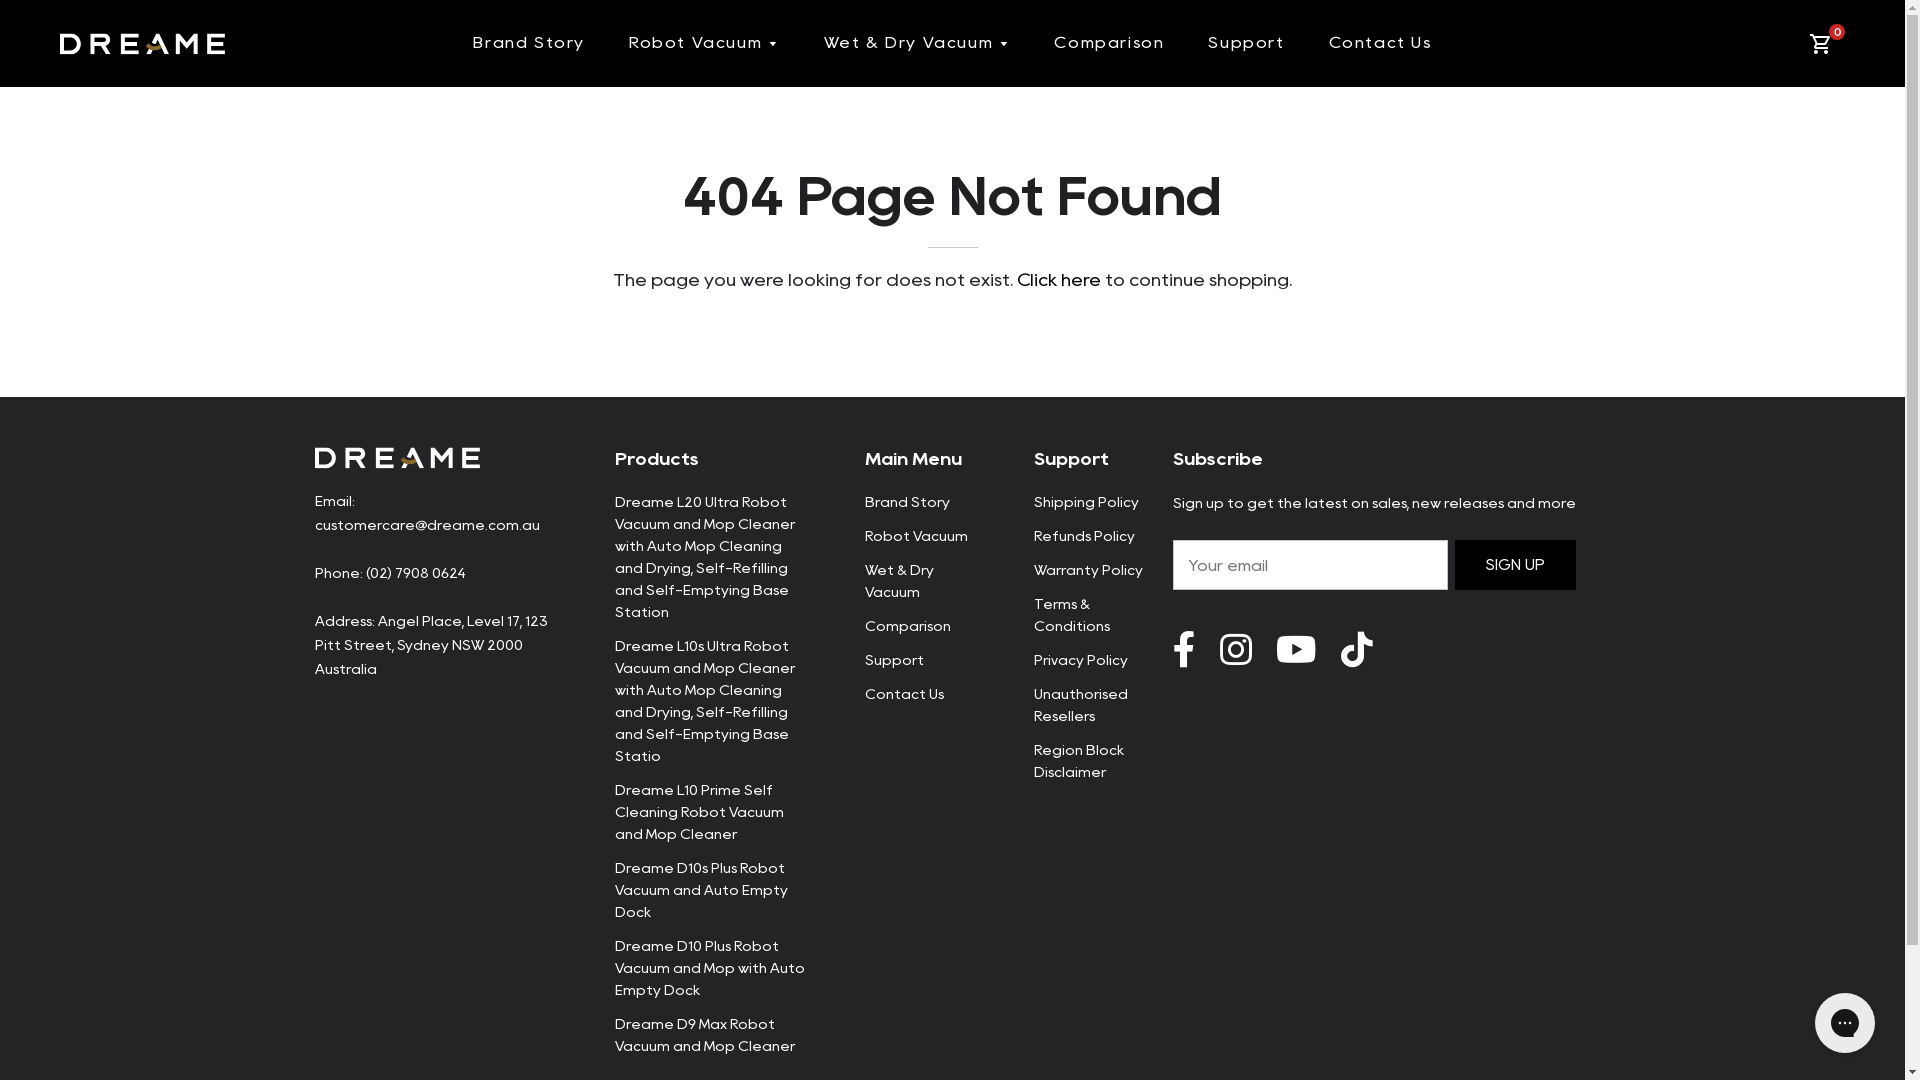 The image size is (1920, 1080). Describe the element at coordinates (1058, 280) in the screenshot. I see `'Click here'` at that location.